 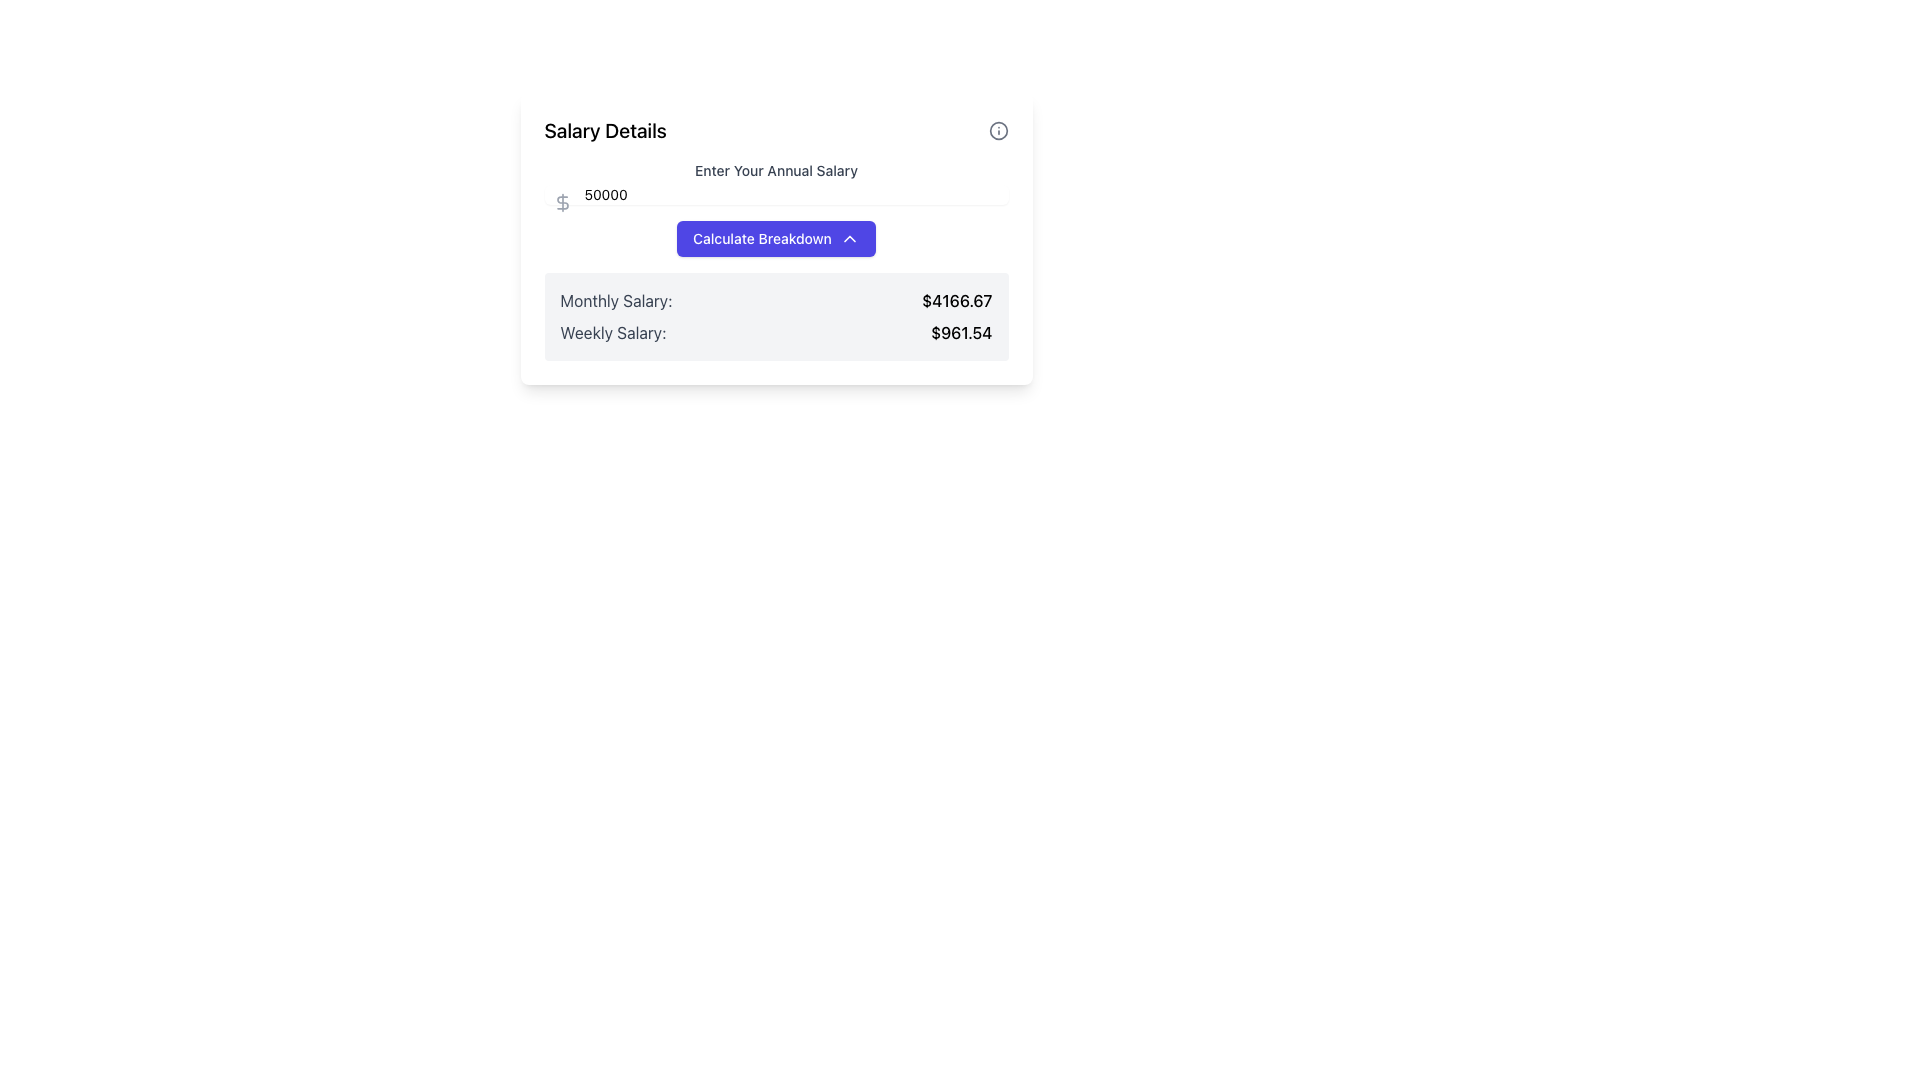 I want to click on the text label that reads 'Monthly Salary:' located in the left cell of a two-column row in a vertically stacked list, so click(x=615, y=300).